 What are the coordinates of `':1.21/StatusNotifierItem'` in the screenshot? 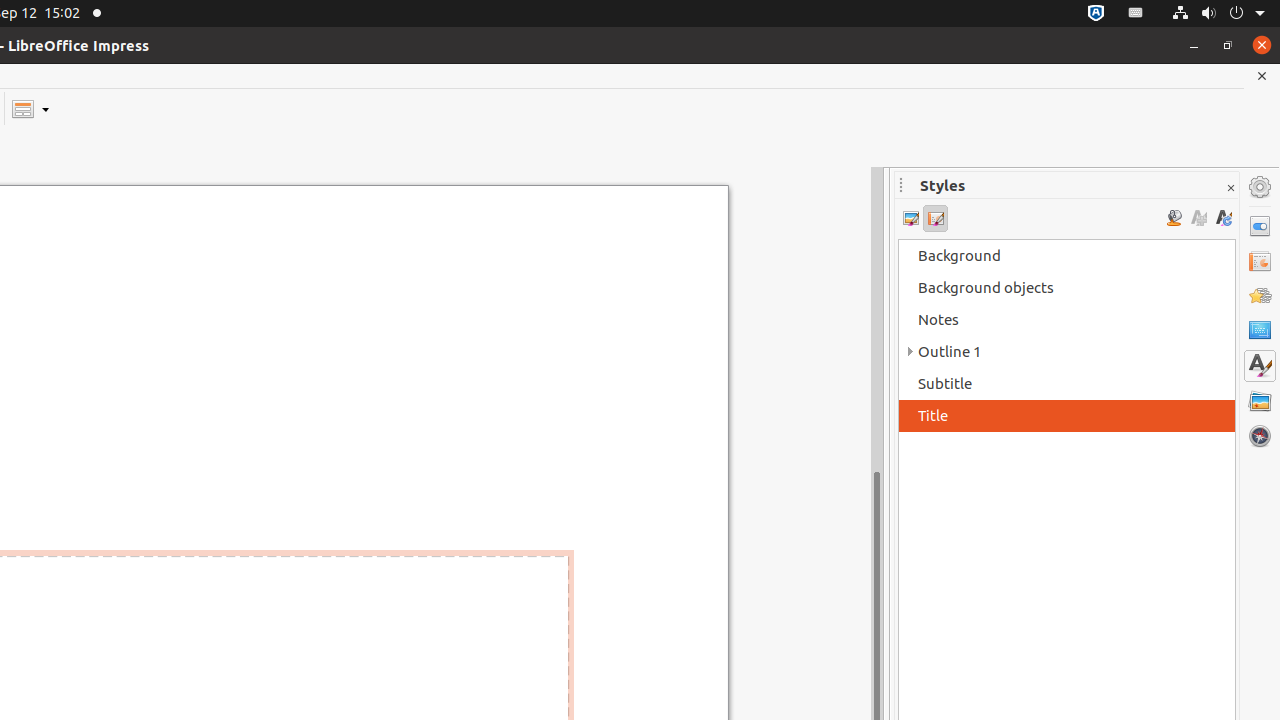 It's located at (1136, 13).